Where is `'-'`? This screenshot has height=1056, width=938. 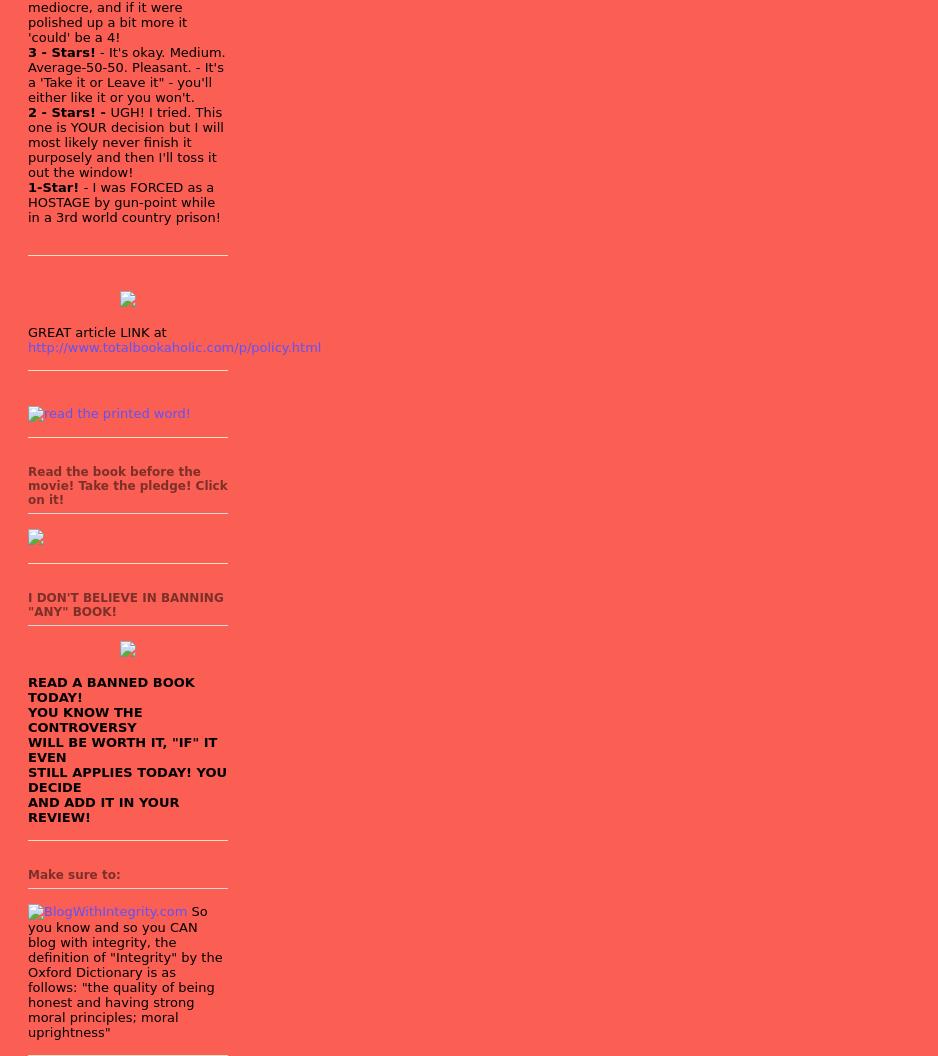 '-' is located at coordinates (100, 51).